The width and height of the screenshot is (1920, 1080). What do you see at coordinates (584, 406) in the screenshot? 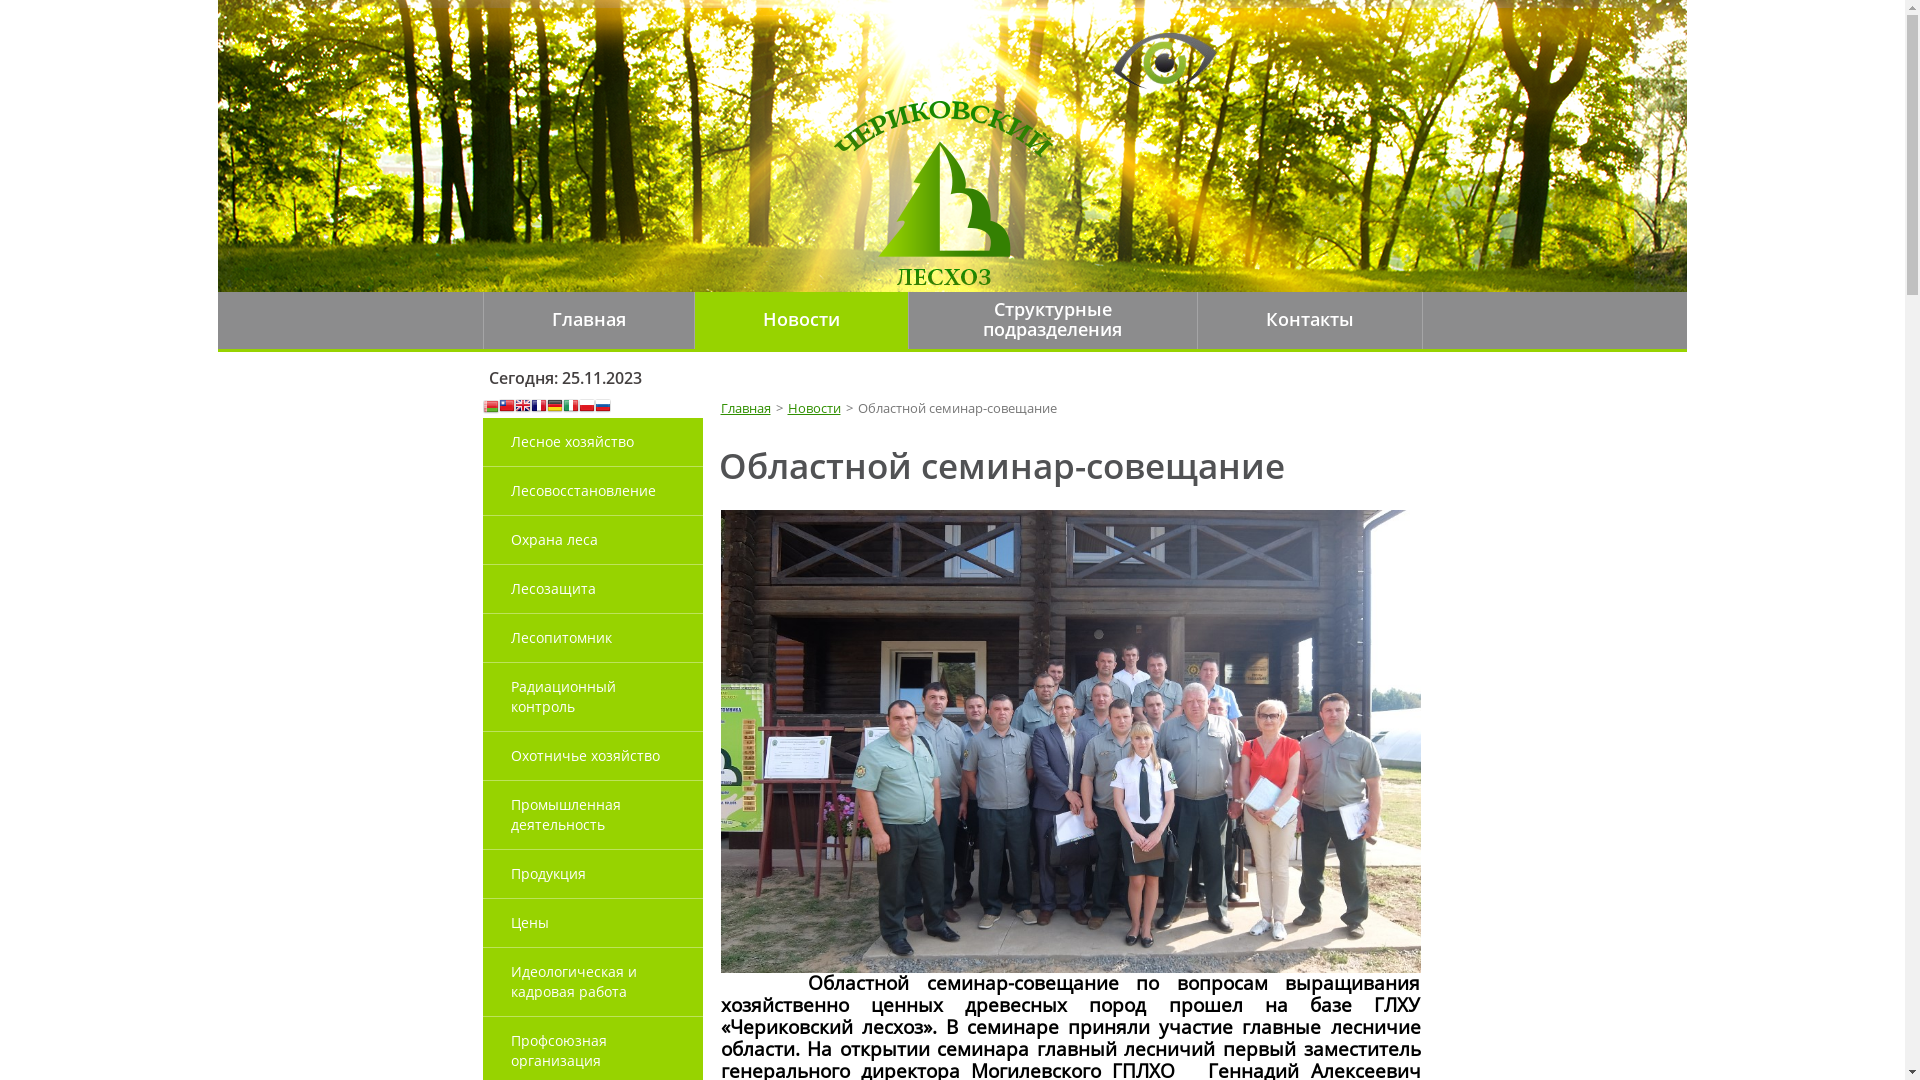
I see `'Polish'` at bounding box center [584, 406].